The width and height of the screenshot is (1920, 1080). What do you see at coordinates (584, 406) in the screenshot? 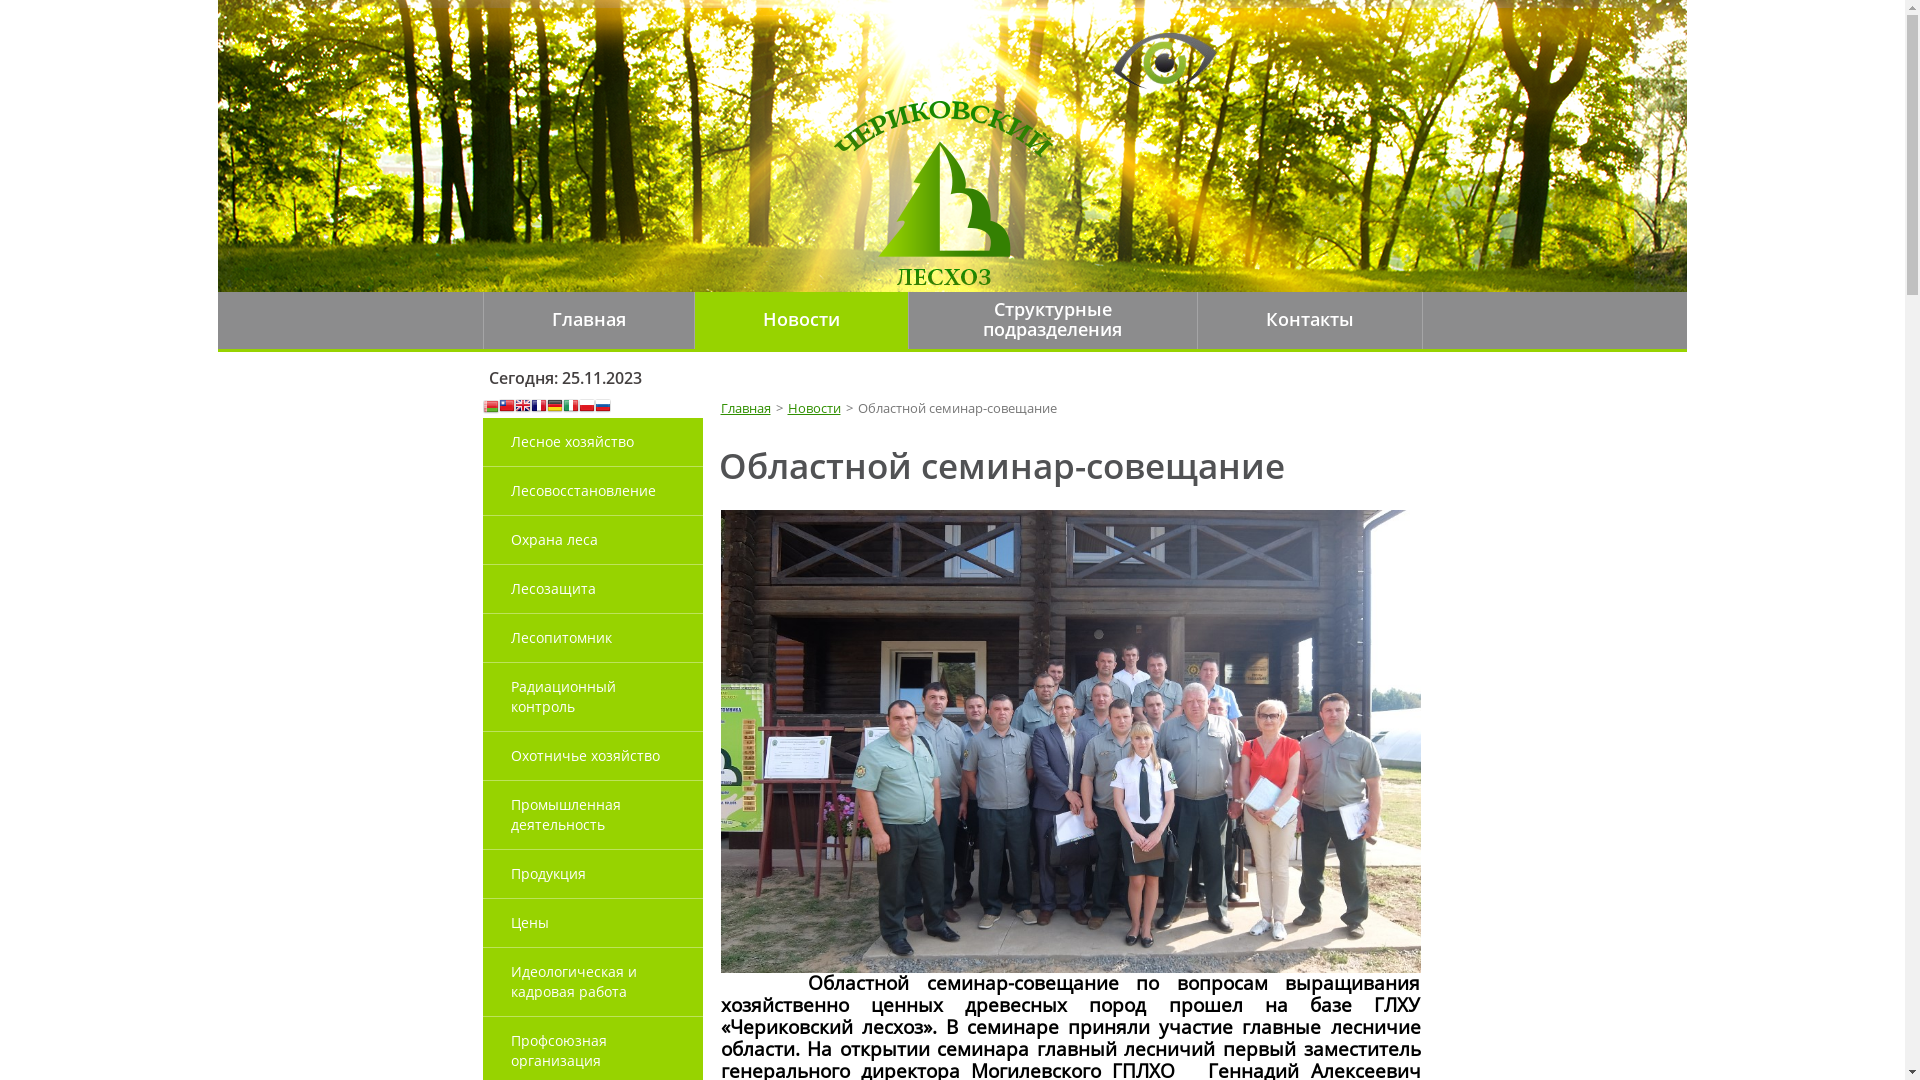
I see `'Polish'` at bounding box center [584, 406].